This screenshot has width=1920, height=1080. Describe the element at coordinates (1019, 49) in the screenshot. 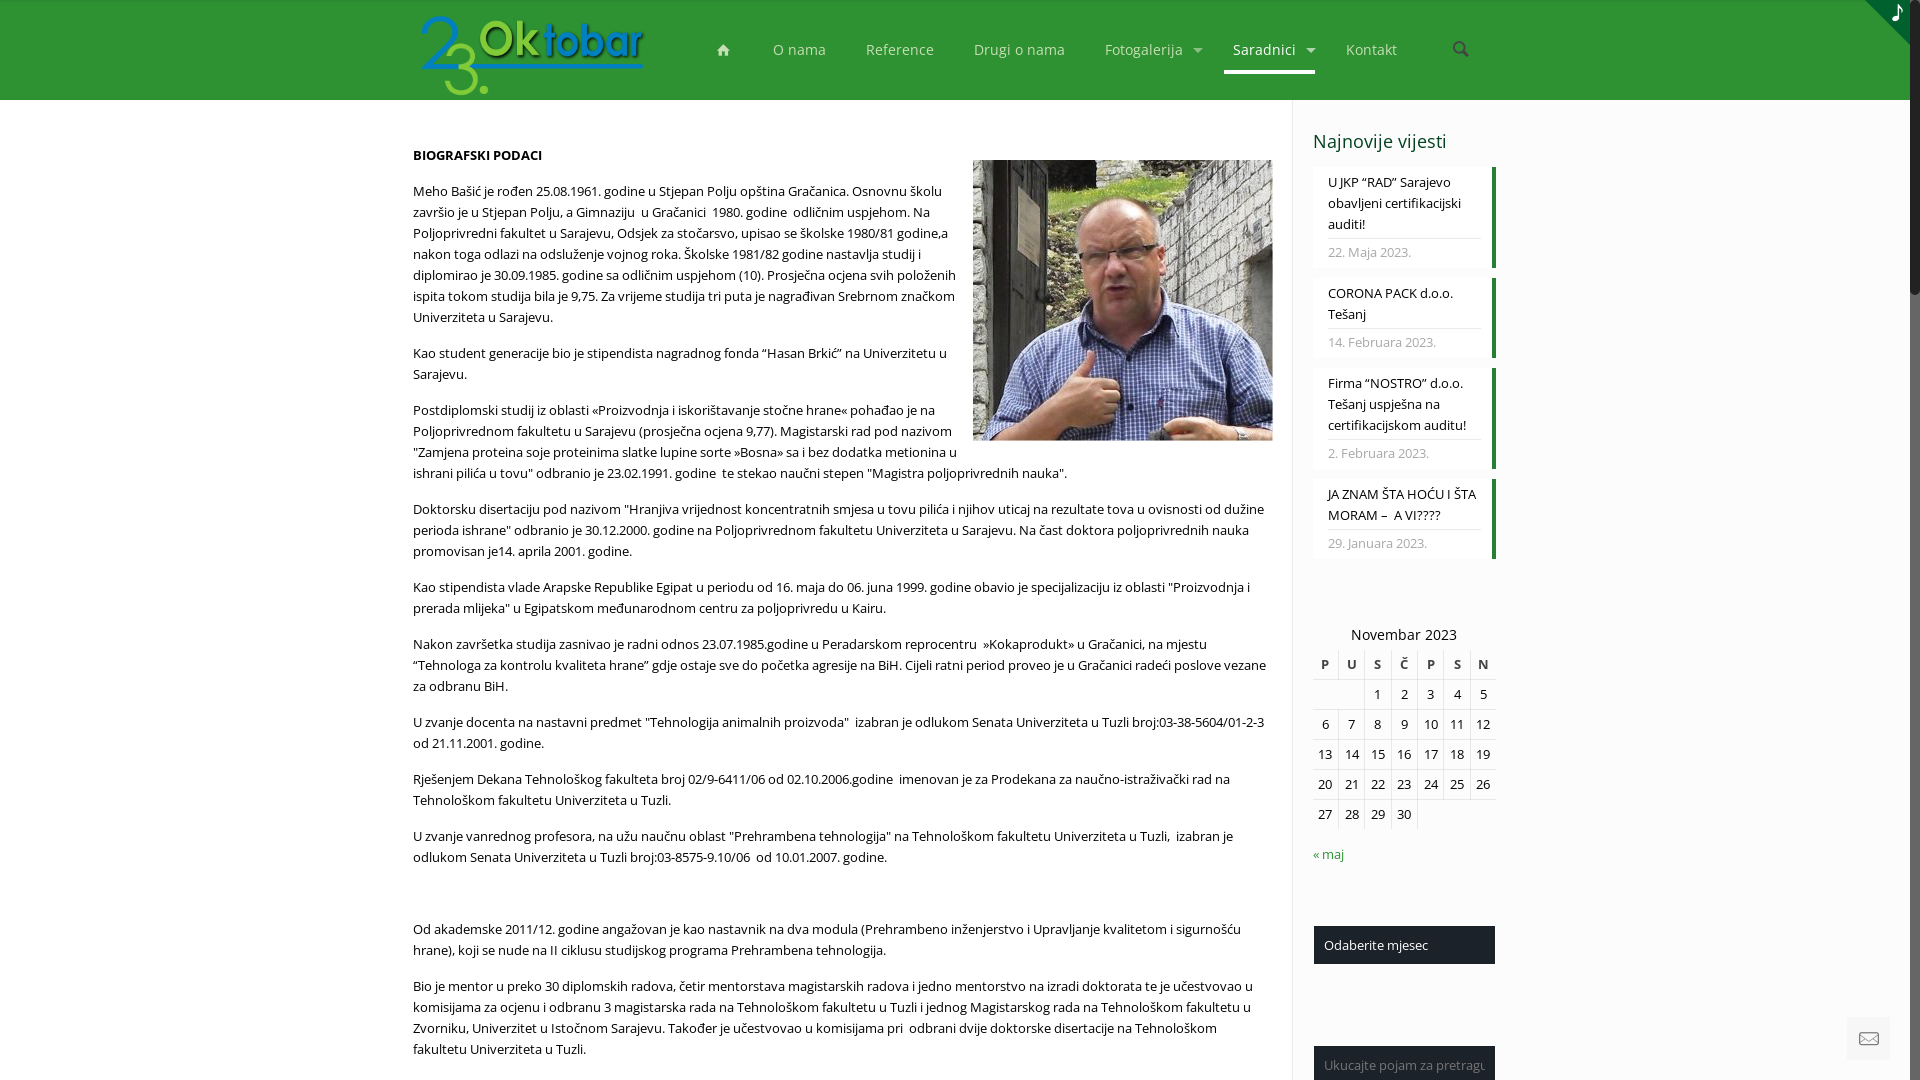

I see `'Drugi o nama'` at that location.